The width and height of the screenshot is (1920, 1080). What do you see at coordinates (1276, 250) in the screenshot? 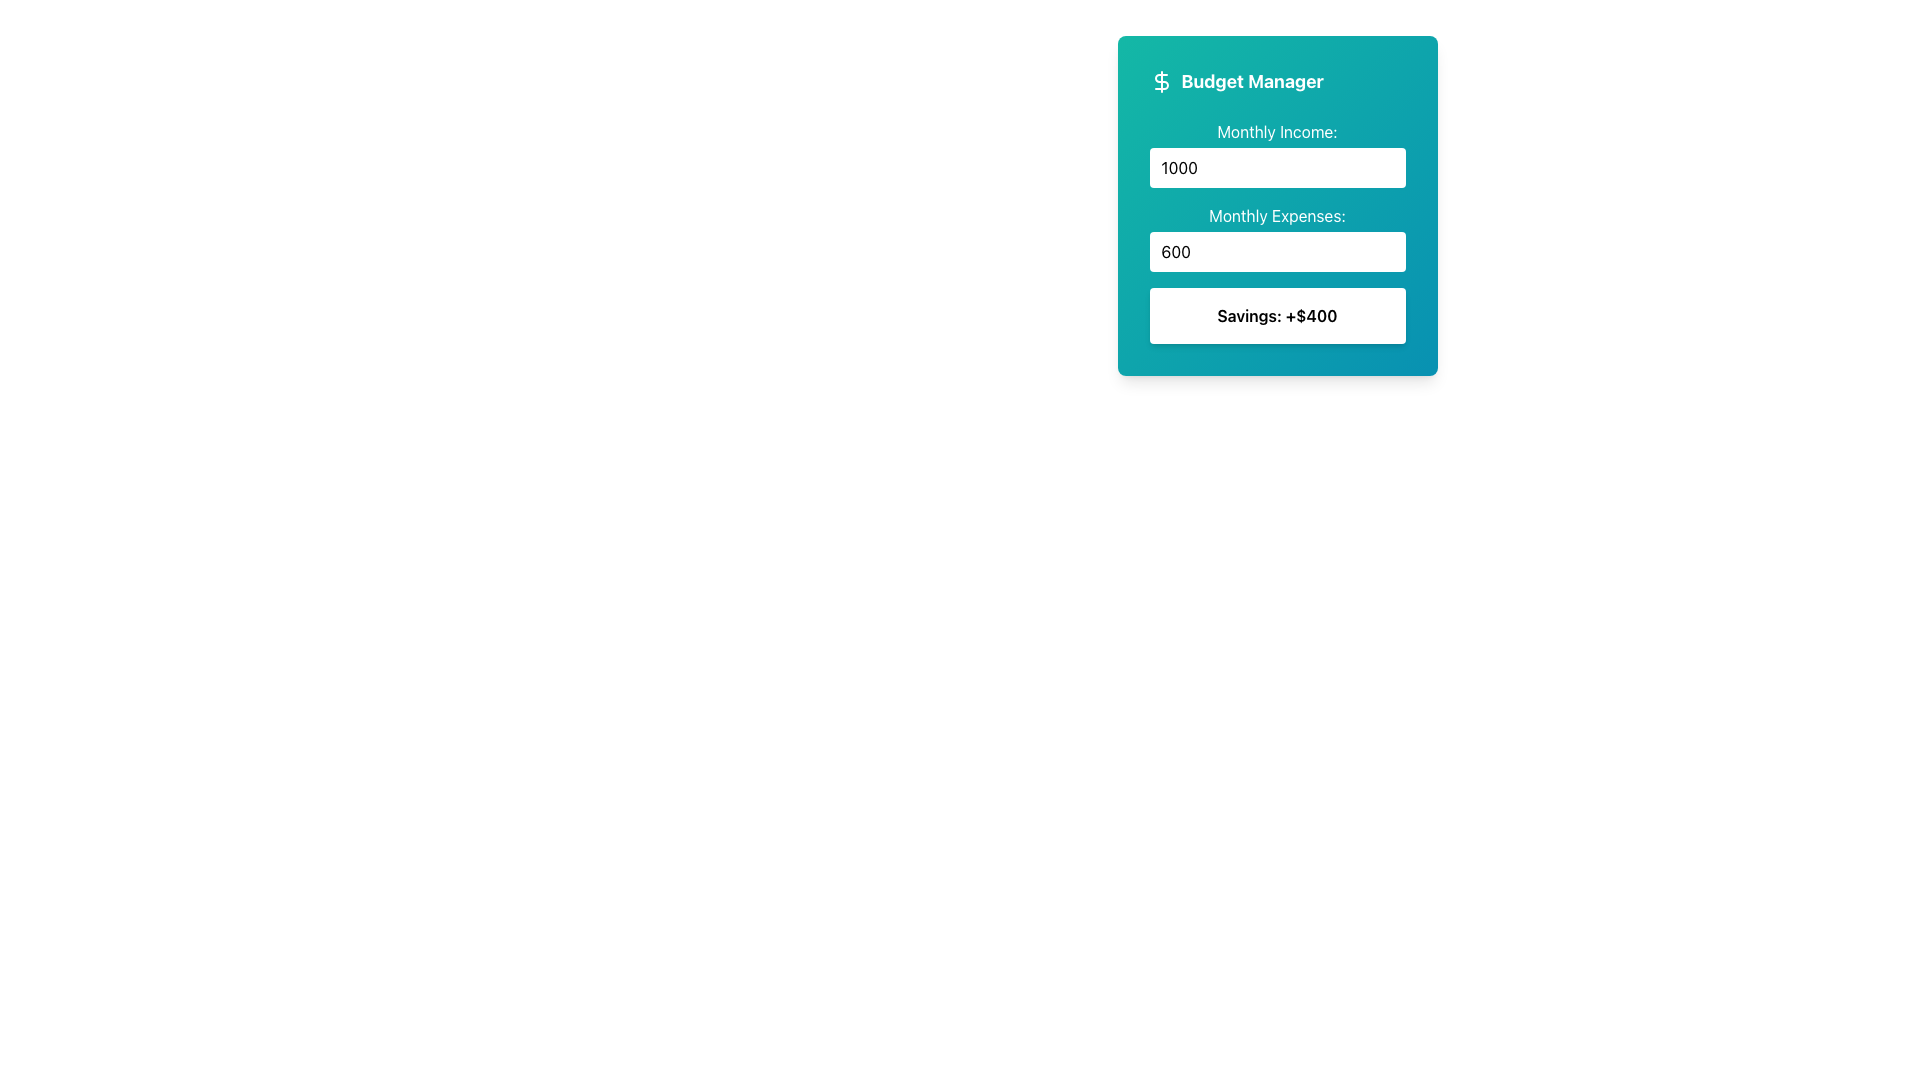
I see `the Number Input field that contains the numeric value '600' to focus on it` at bounding box center [1276, 250].